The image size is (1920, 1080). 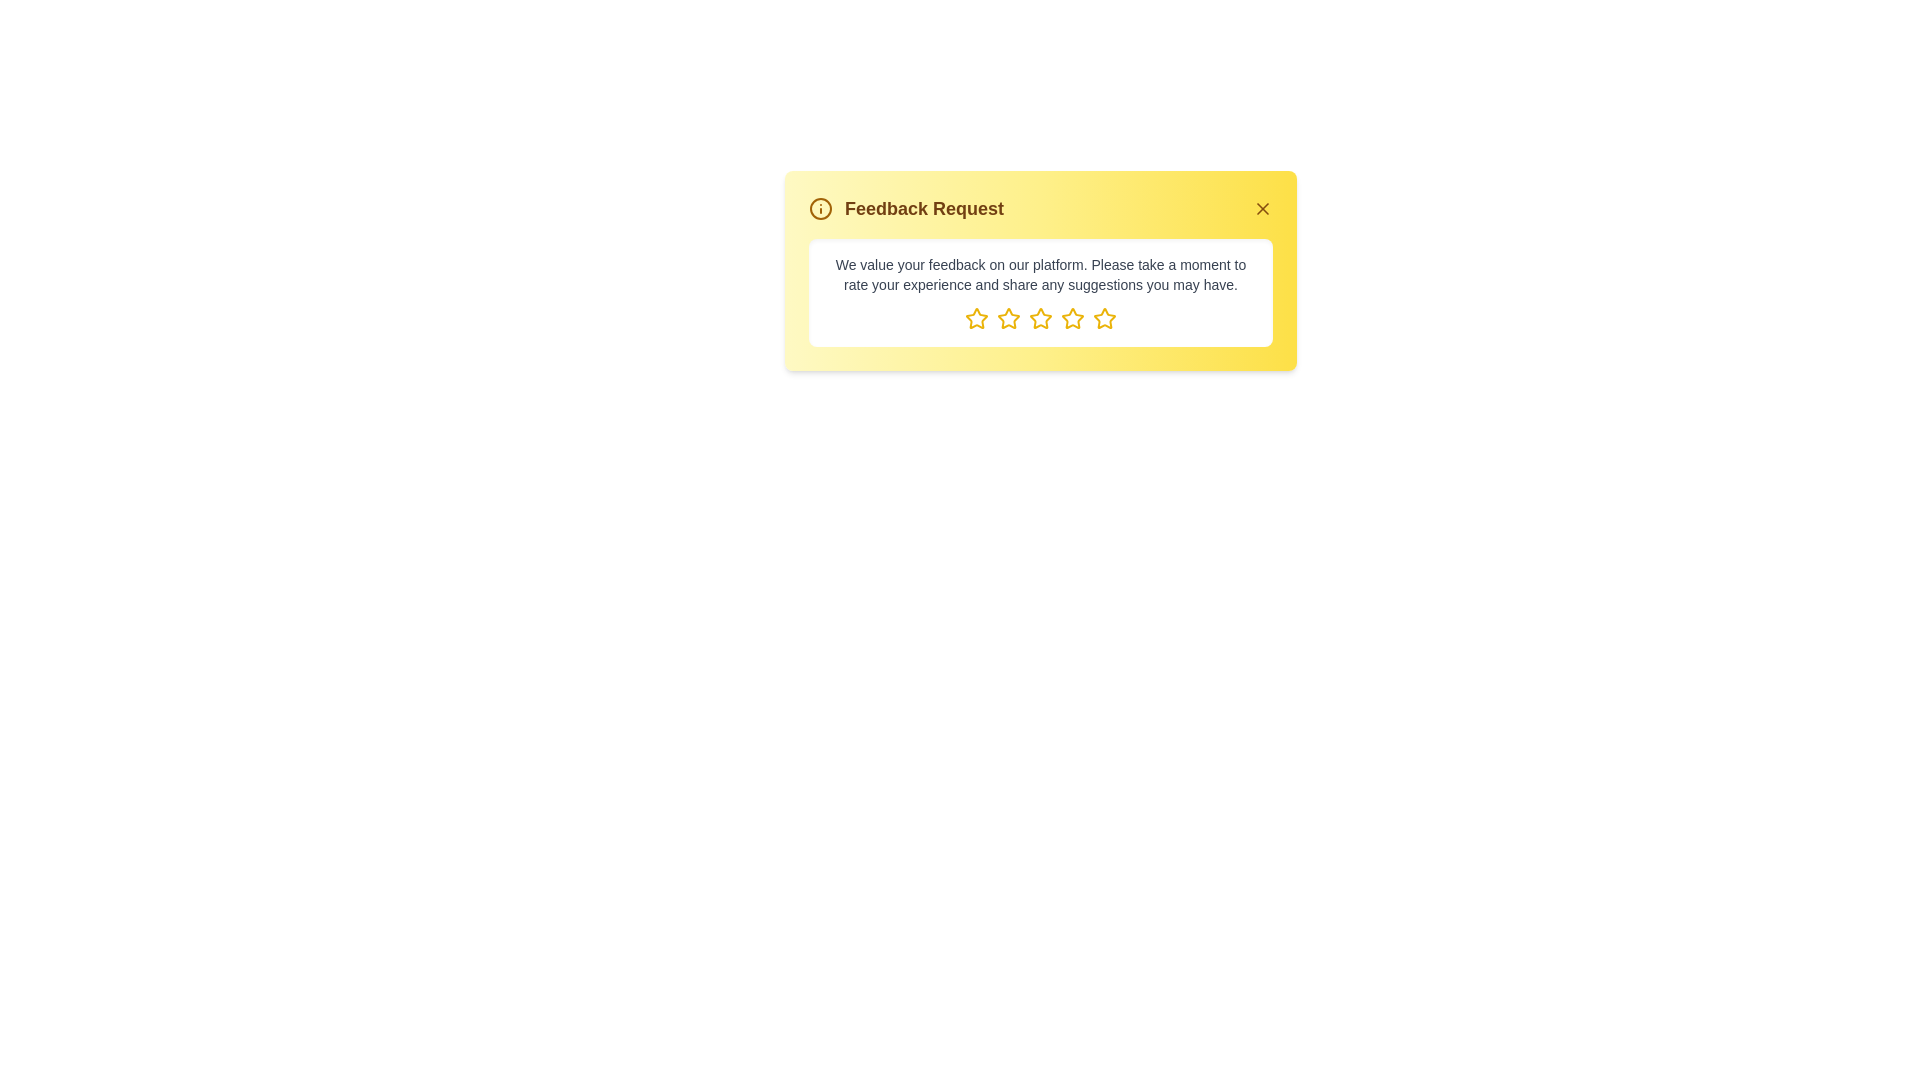 I want to click on the element star_4 to observe its hover effect, so click(x=1072, y=318).